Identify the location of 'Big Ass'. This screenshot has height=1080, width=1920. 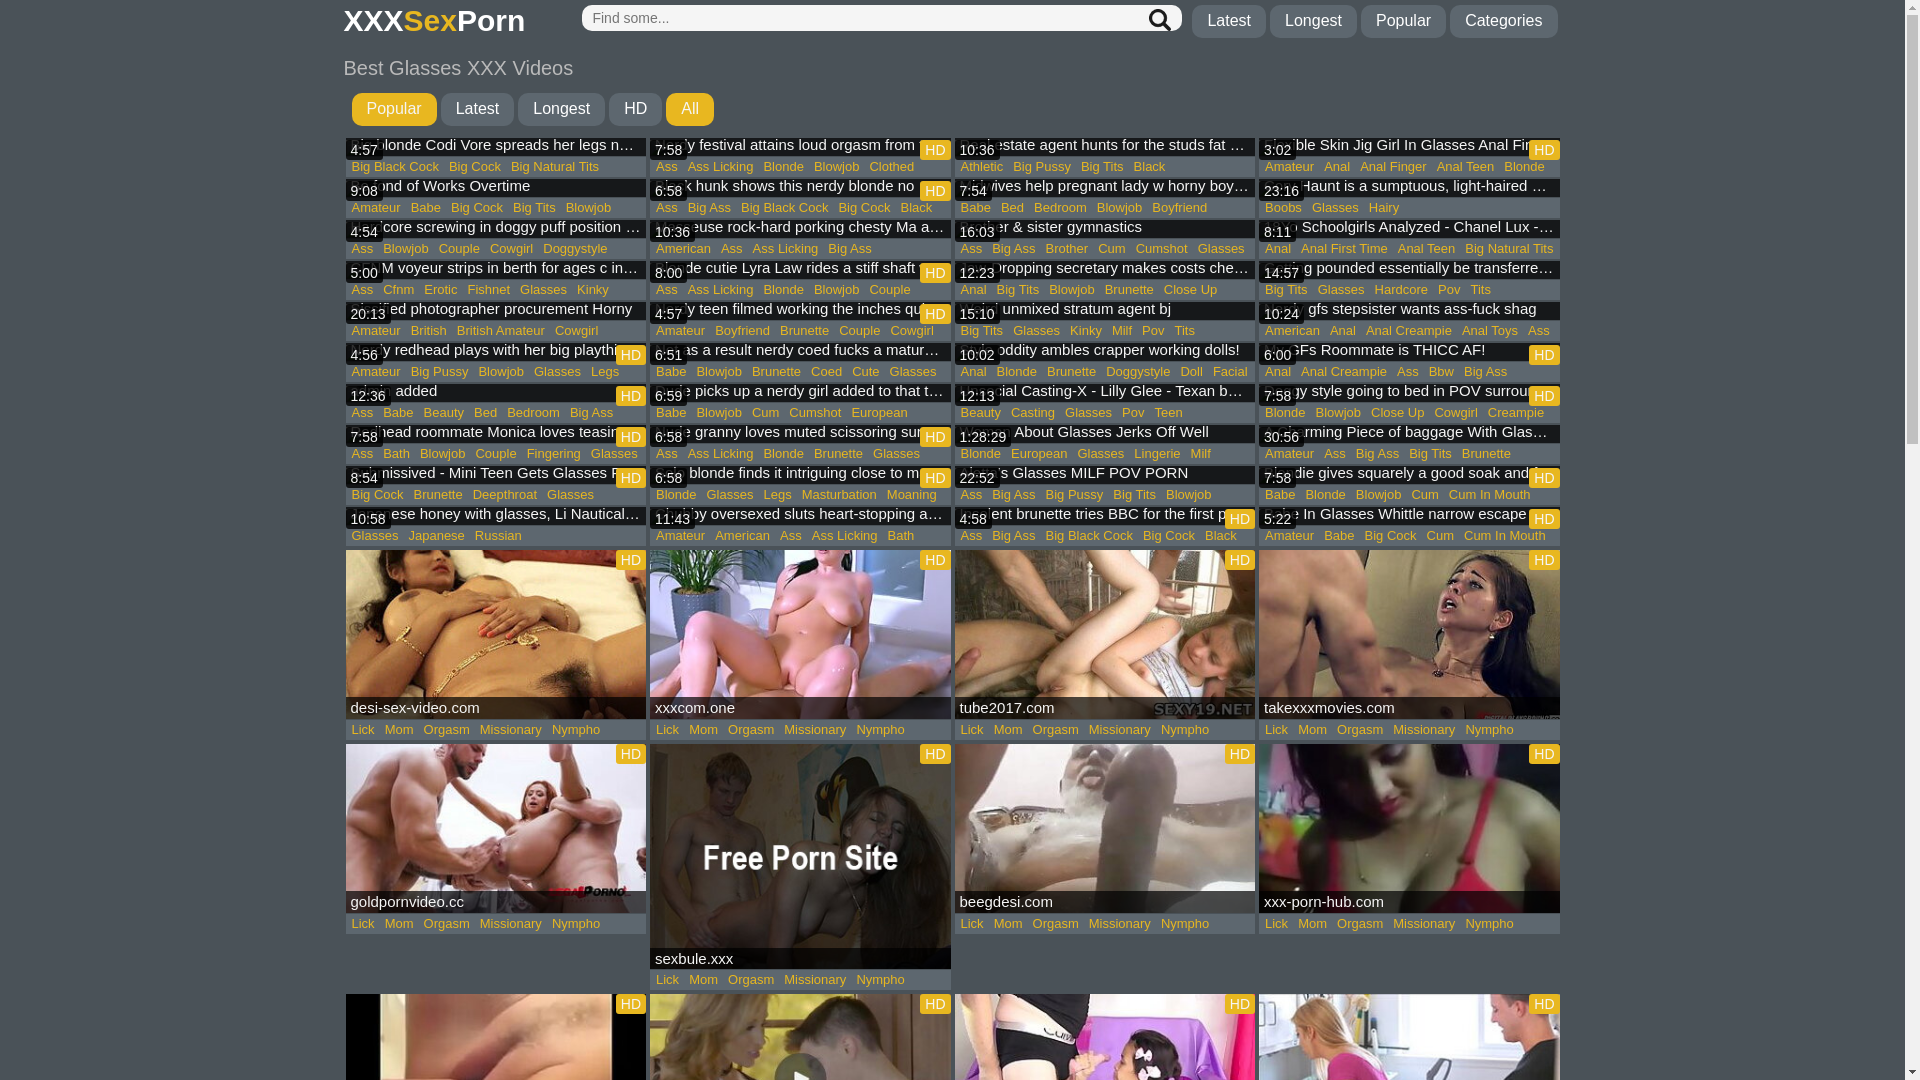
(564, 411).